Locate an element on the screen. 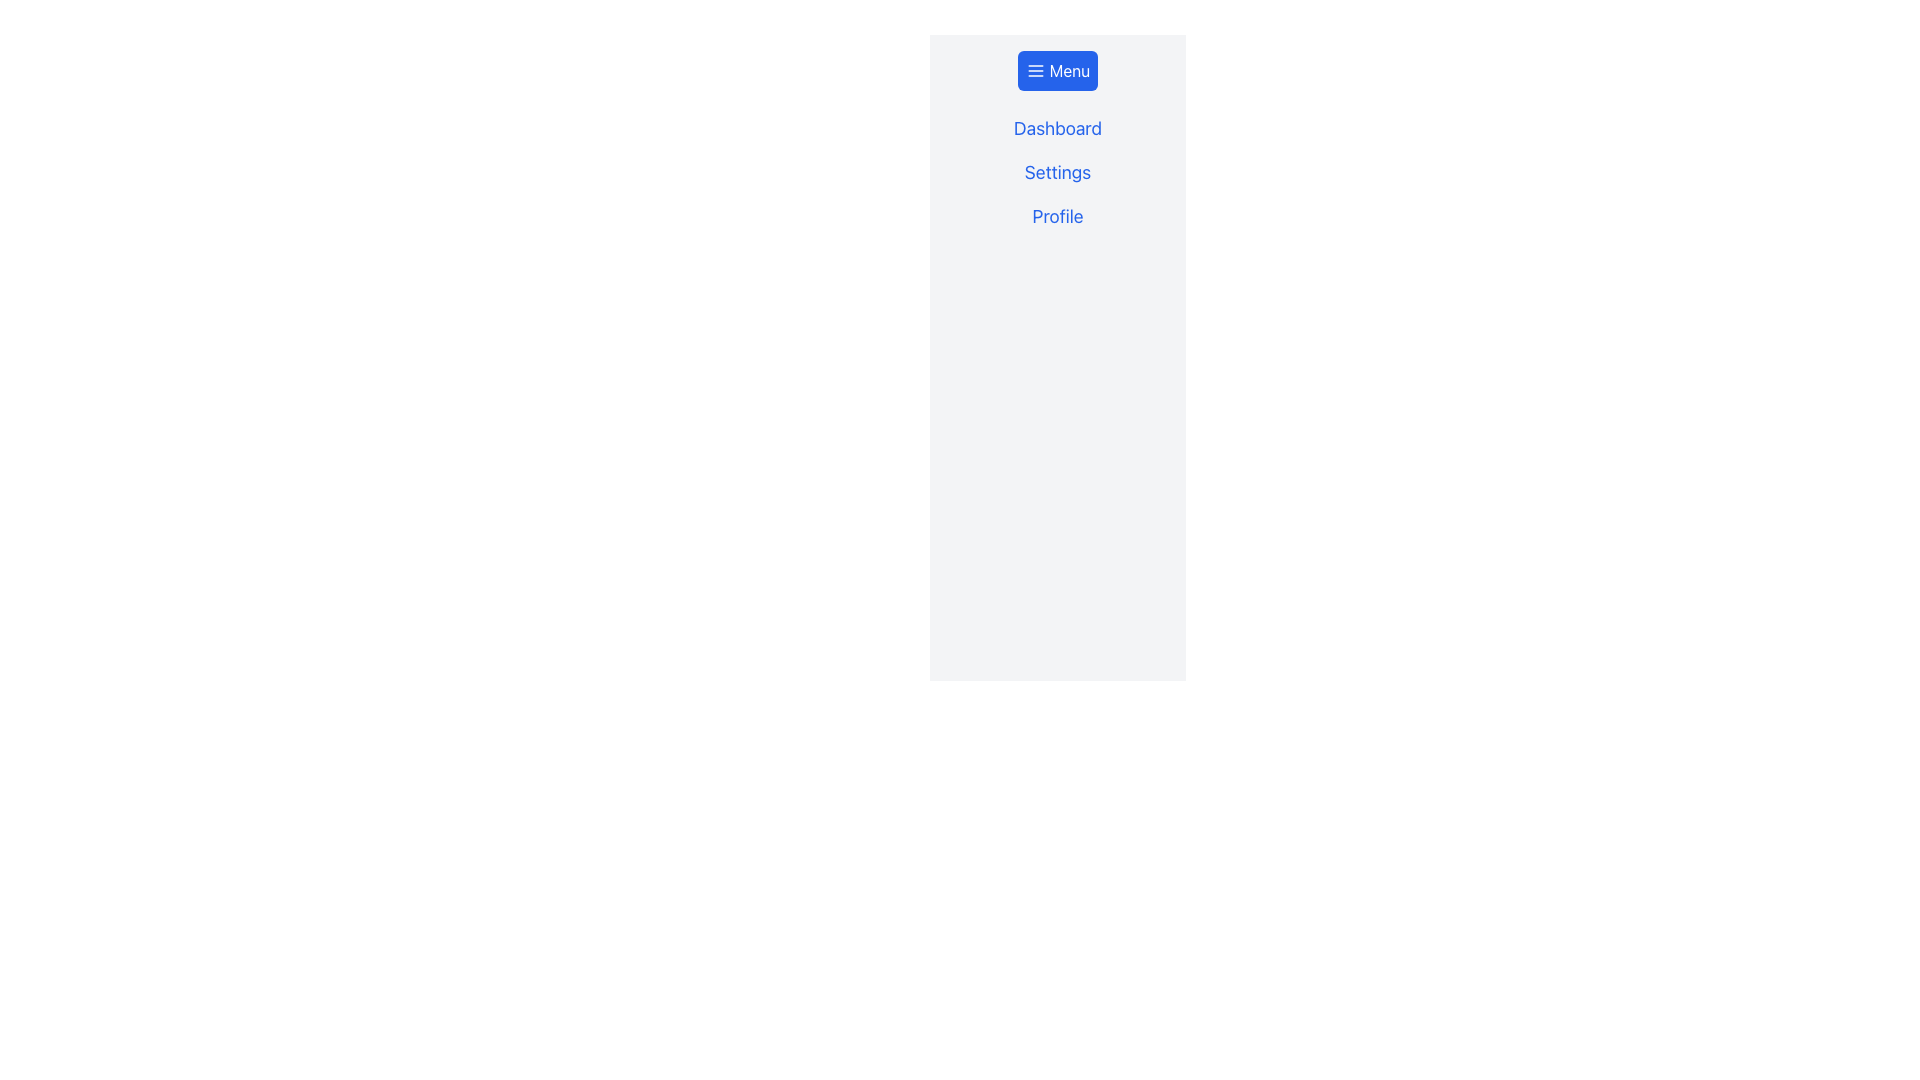 Image resolution: width=1920 pixels, height=1080 pixels. the blue rectangular button labeled 'Menu' with a menu icon on the left is located at coordinates (1056, 69).